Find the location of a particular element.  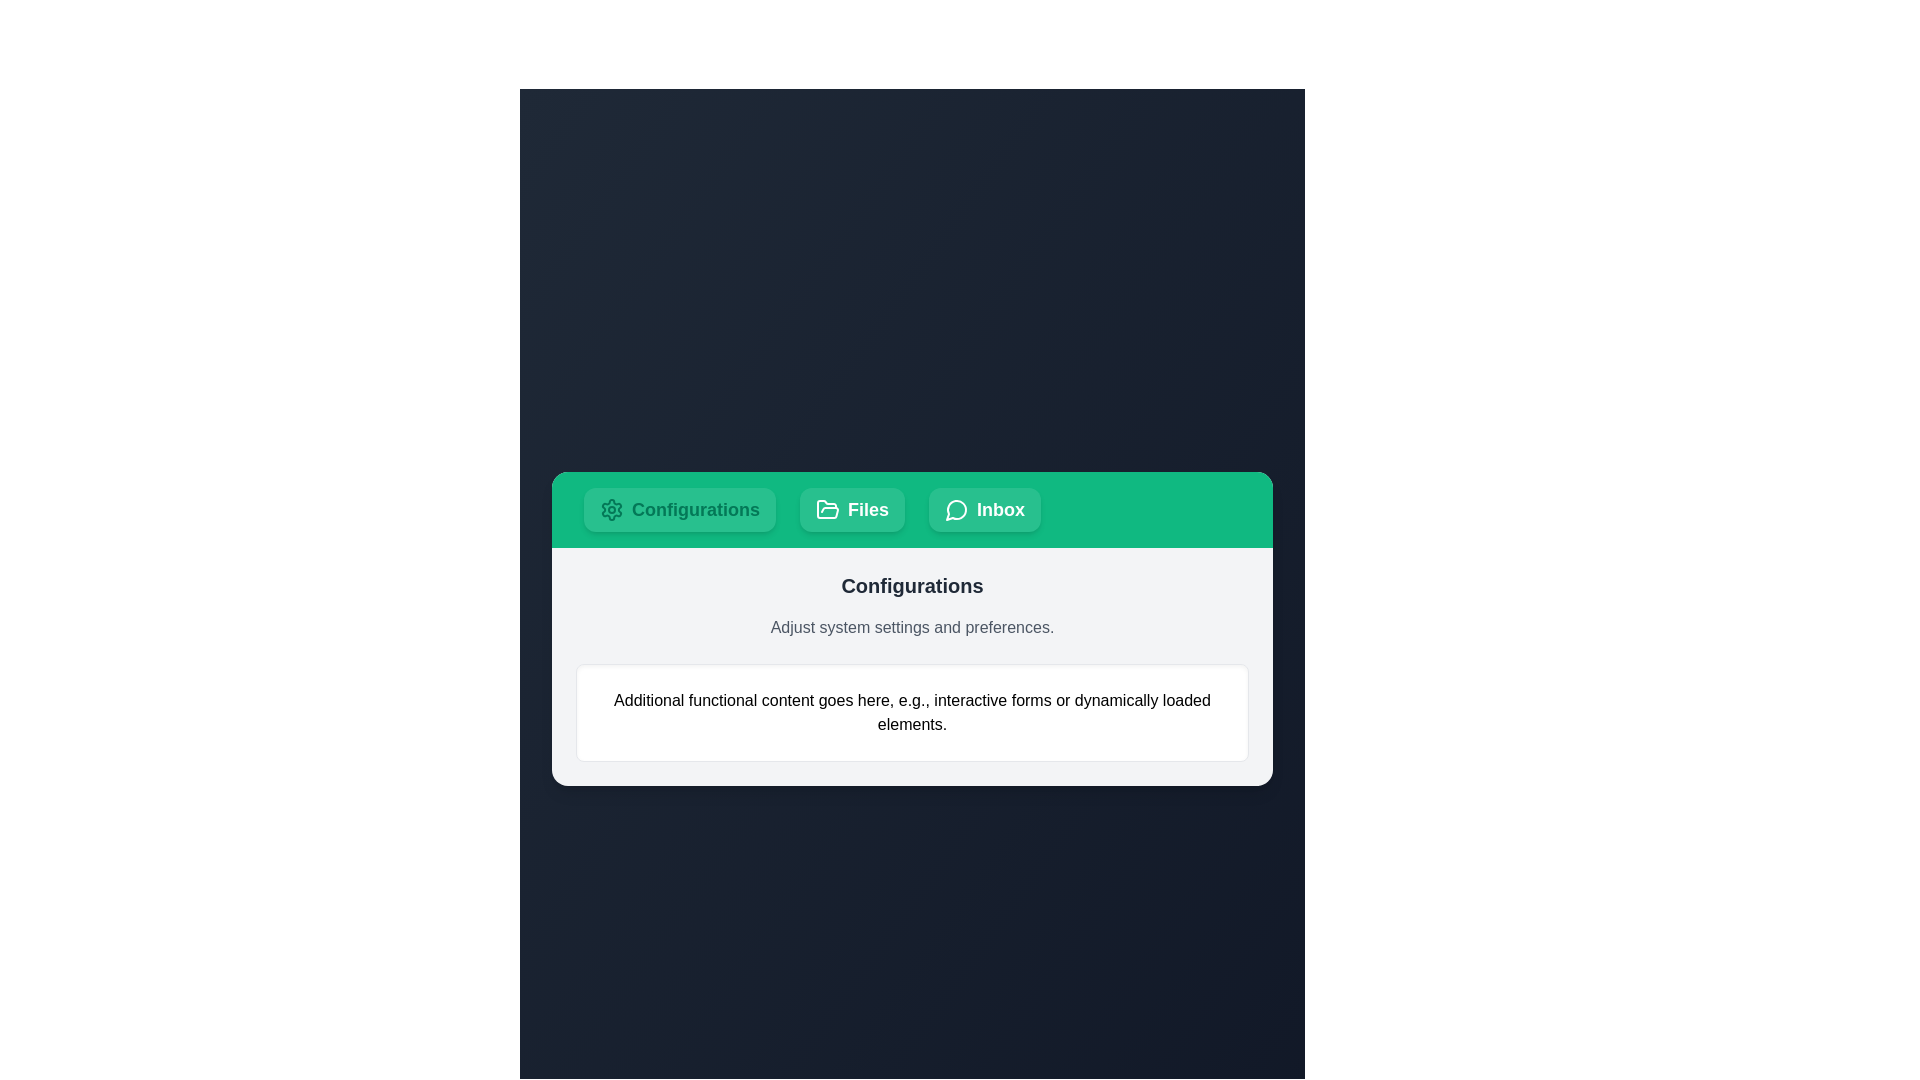

the tab identified by Files is located at coordinates (851, 508).